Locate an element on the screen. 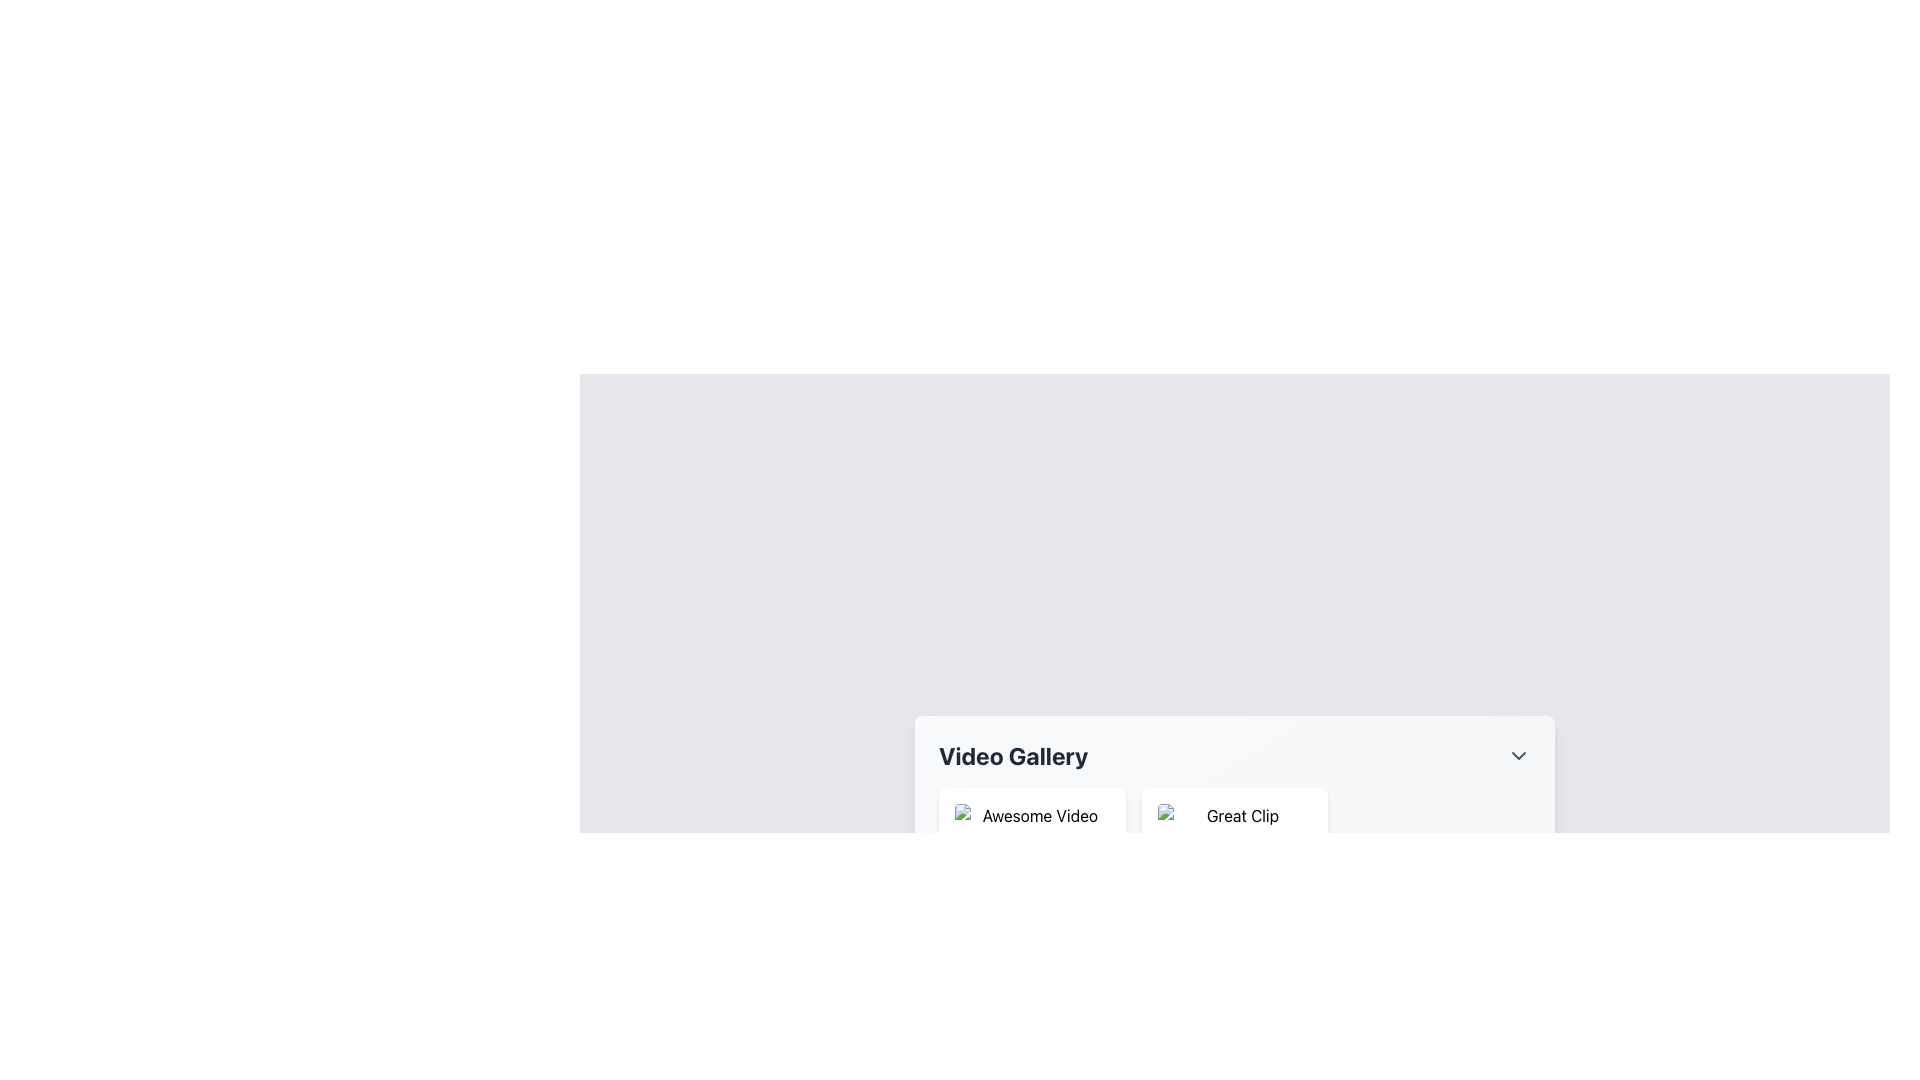 This screenshot has height=1080, width=1920. the video thumbnail for 'Great Clip', located in the video gallery section, positioned above the title and channel information is located at coordinates (1232, 866).